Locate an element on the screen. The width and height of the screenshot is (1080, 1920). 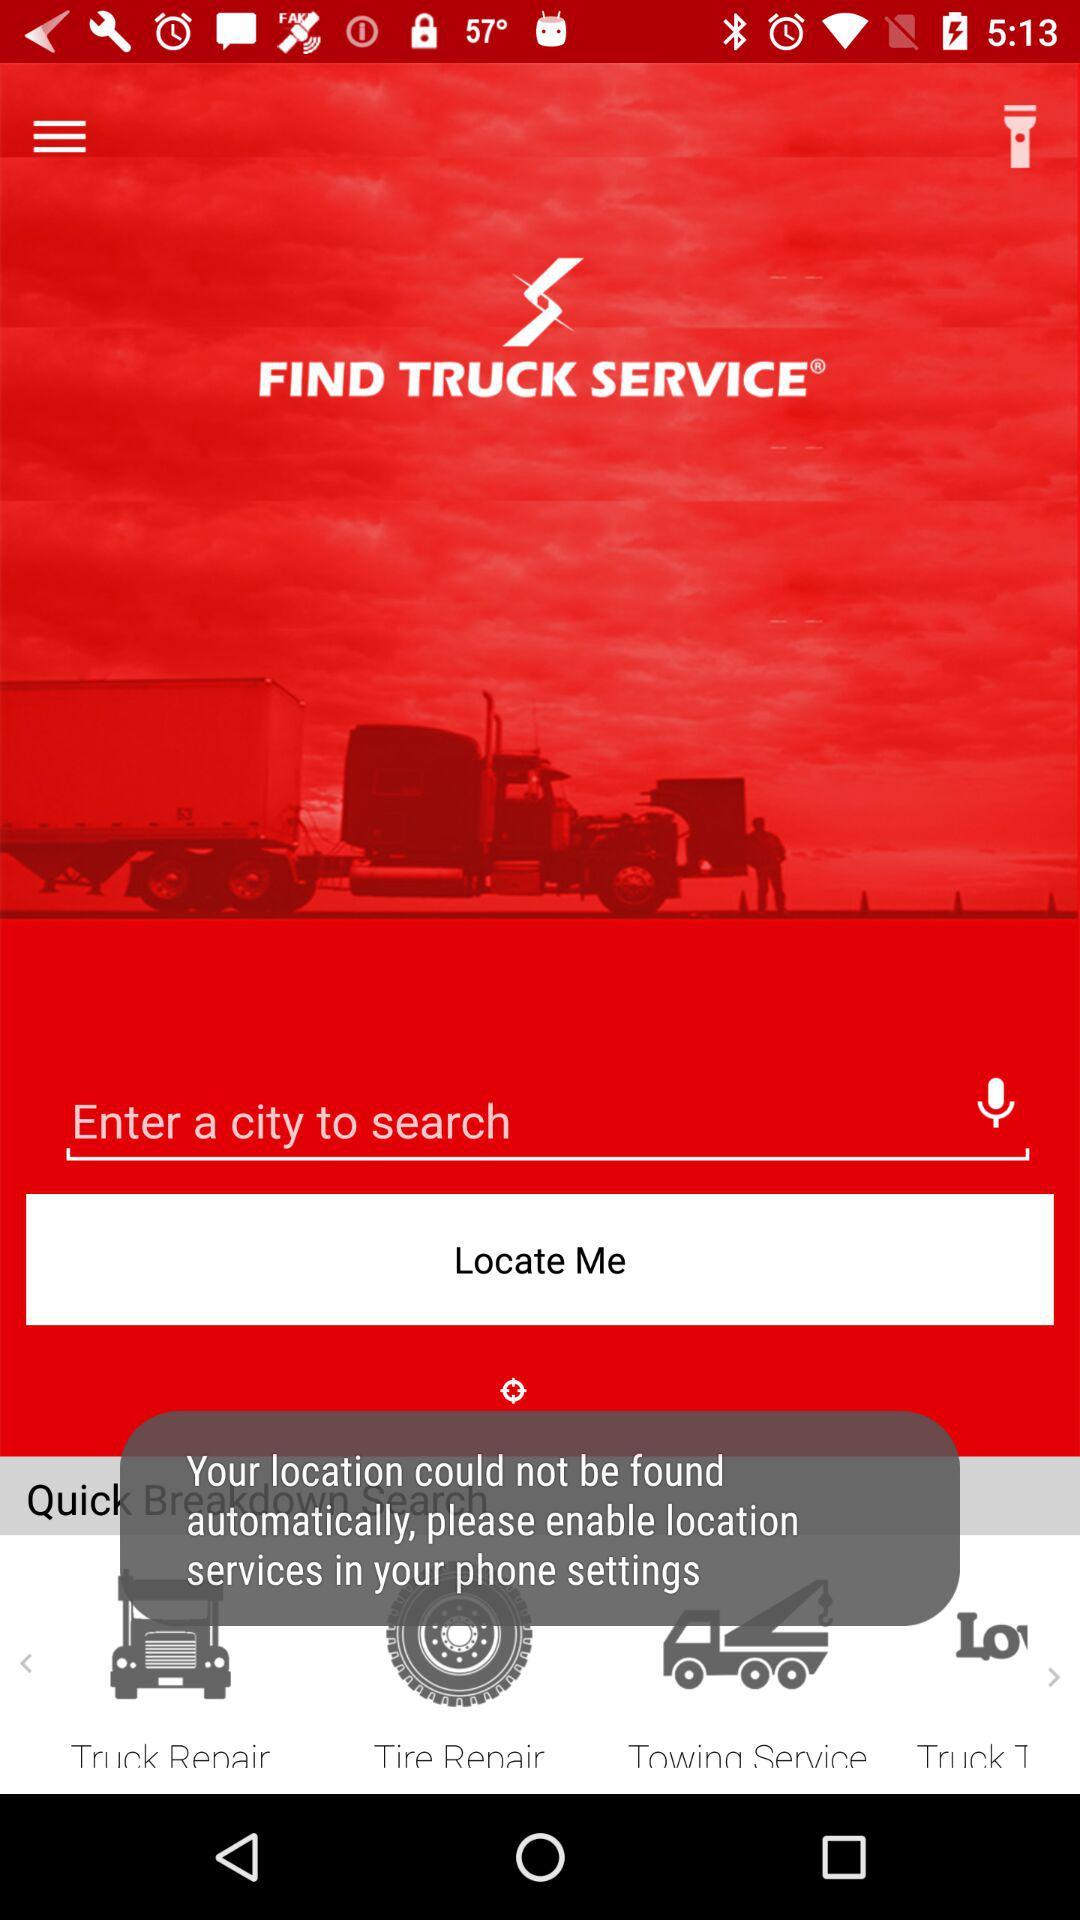
open menu is located at coordinates (58, 135).